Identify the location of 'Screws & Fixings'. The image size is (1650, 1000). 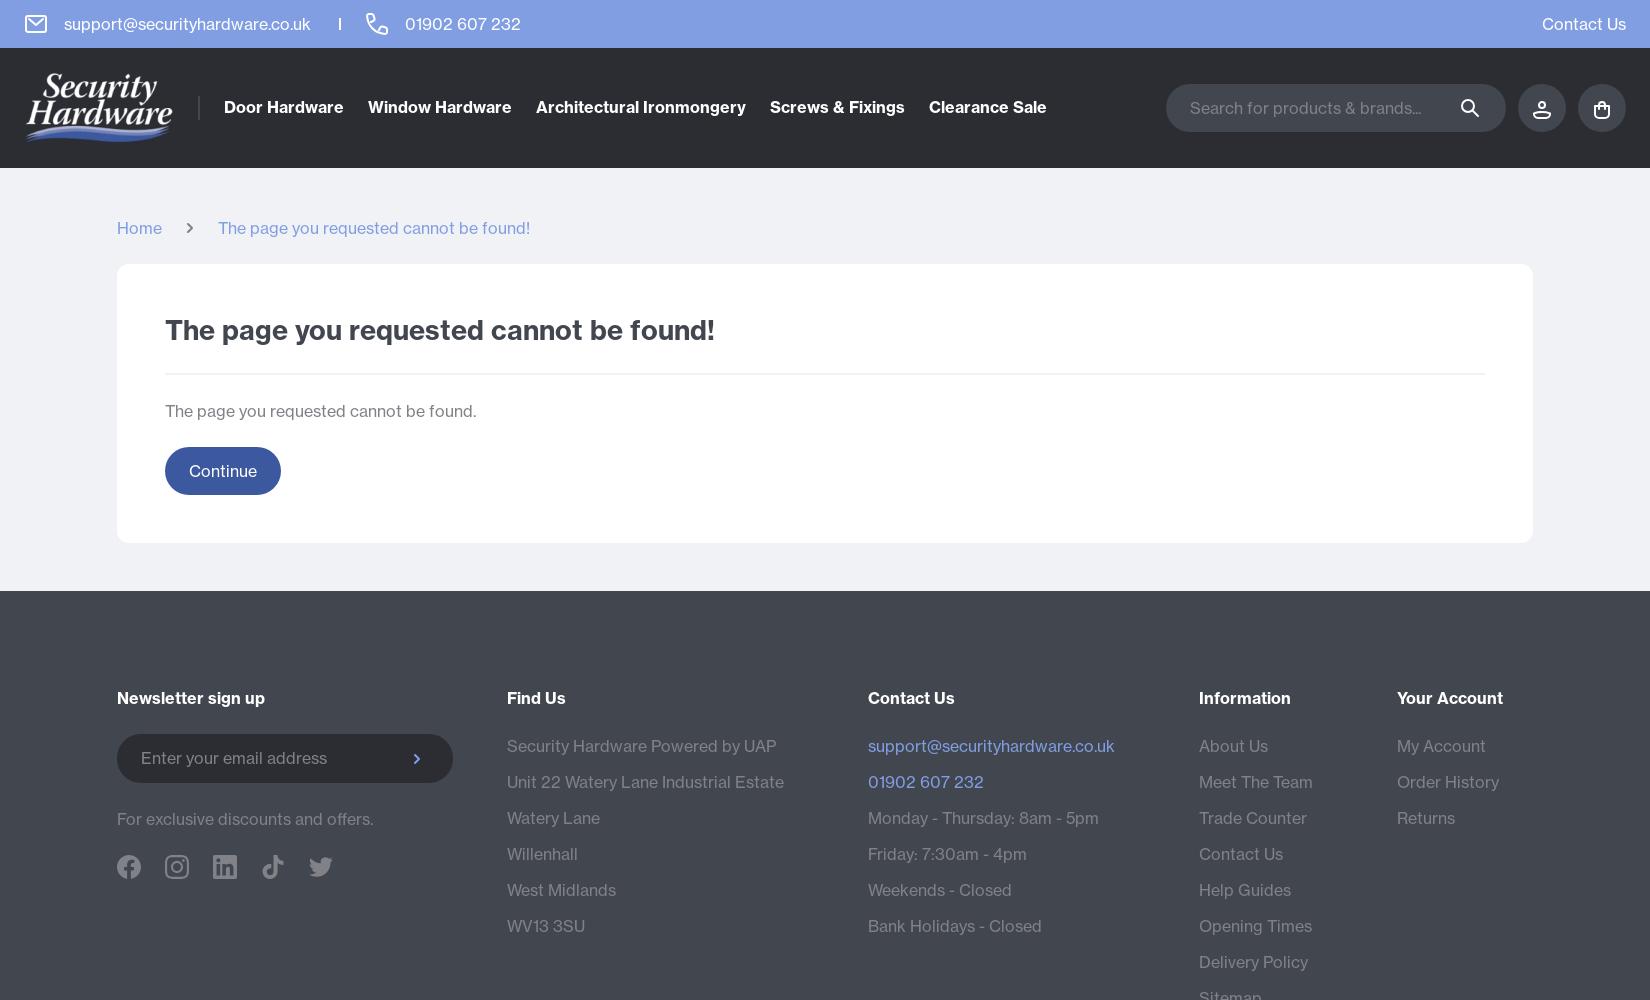
(769, 106).